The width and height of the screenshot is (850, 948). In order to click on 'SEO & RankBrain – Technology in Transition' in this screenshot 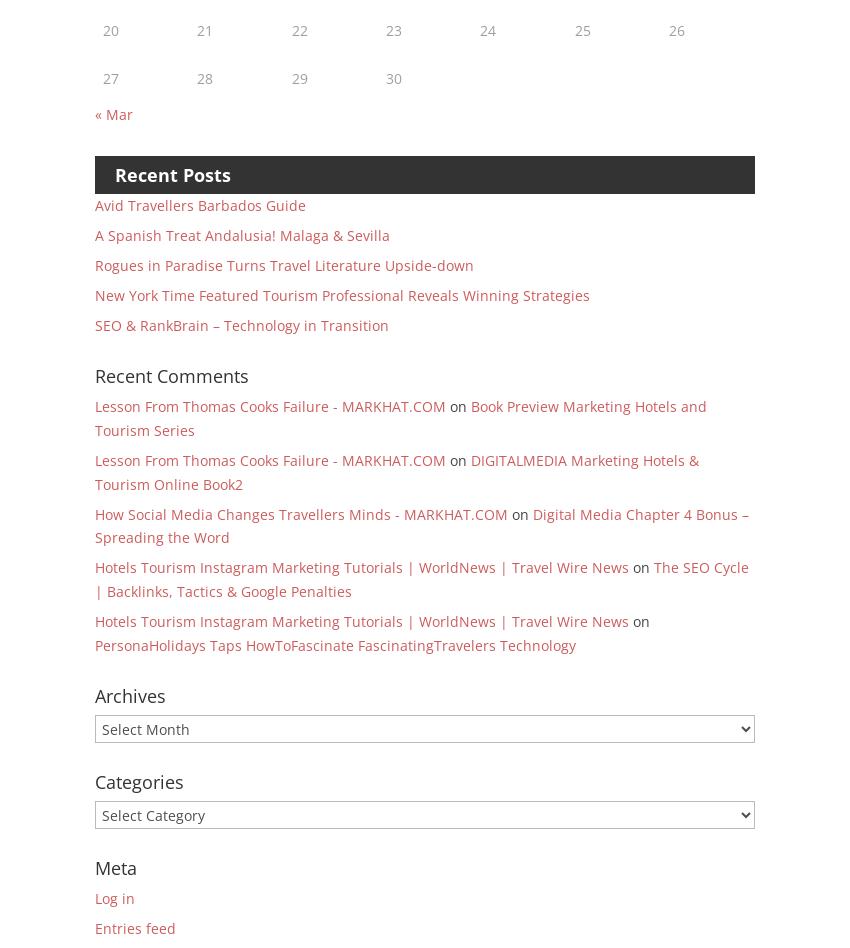, I will do `click(94, 324)`.